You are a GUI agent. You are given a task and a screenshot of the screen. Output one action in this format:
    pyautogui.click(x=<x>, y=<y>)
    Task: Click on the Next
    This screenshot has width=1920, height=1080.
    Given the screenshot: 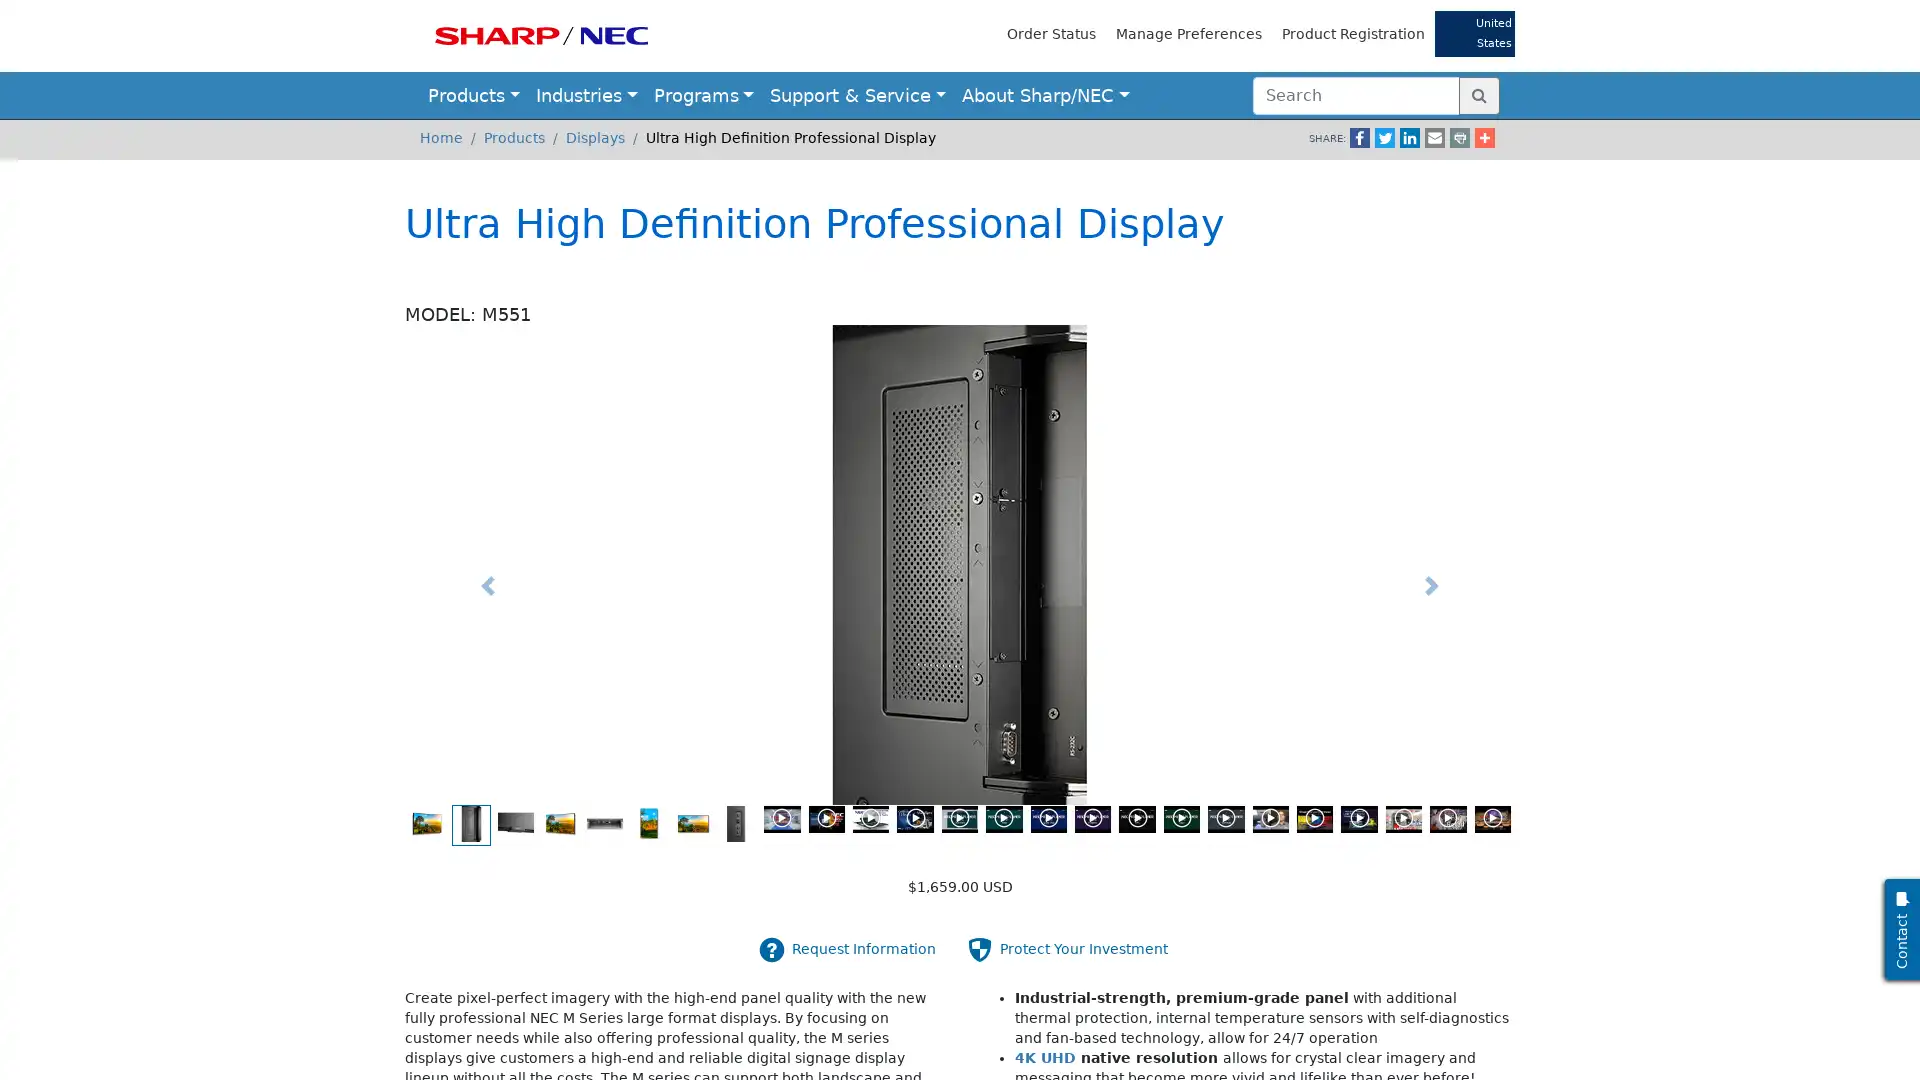 What is the action you would take?
    pyautogui.click(x=1430, y=585)
    